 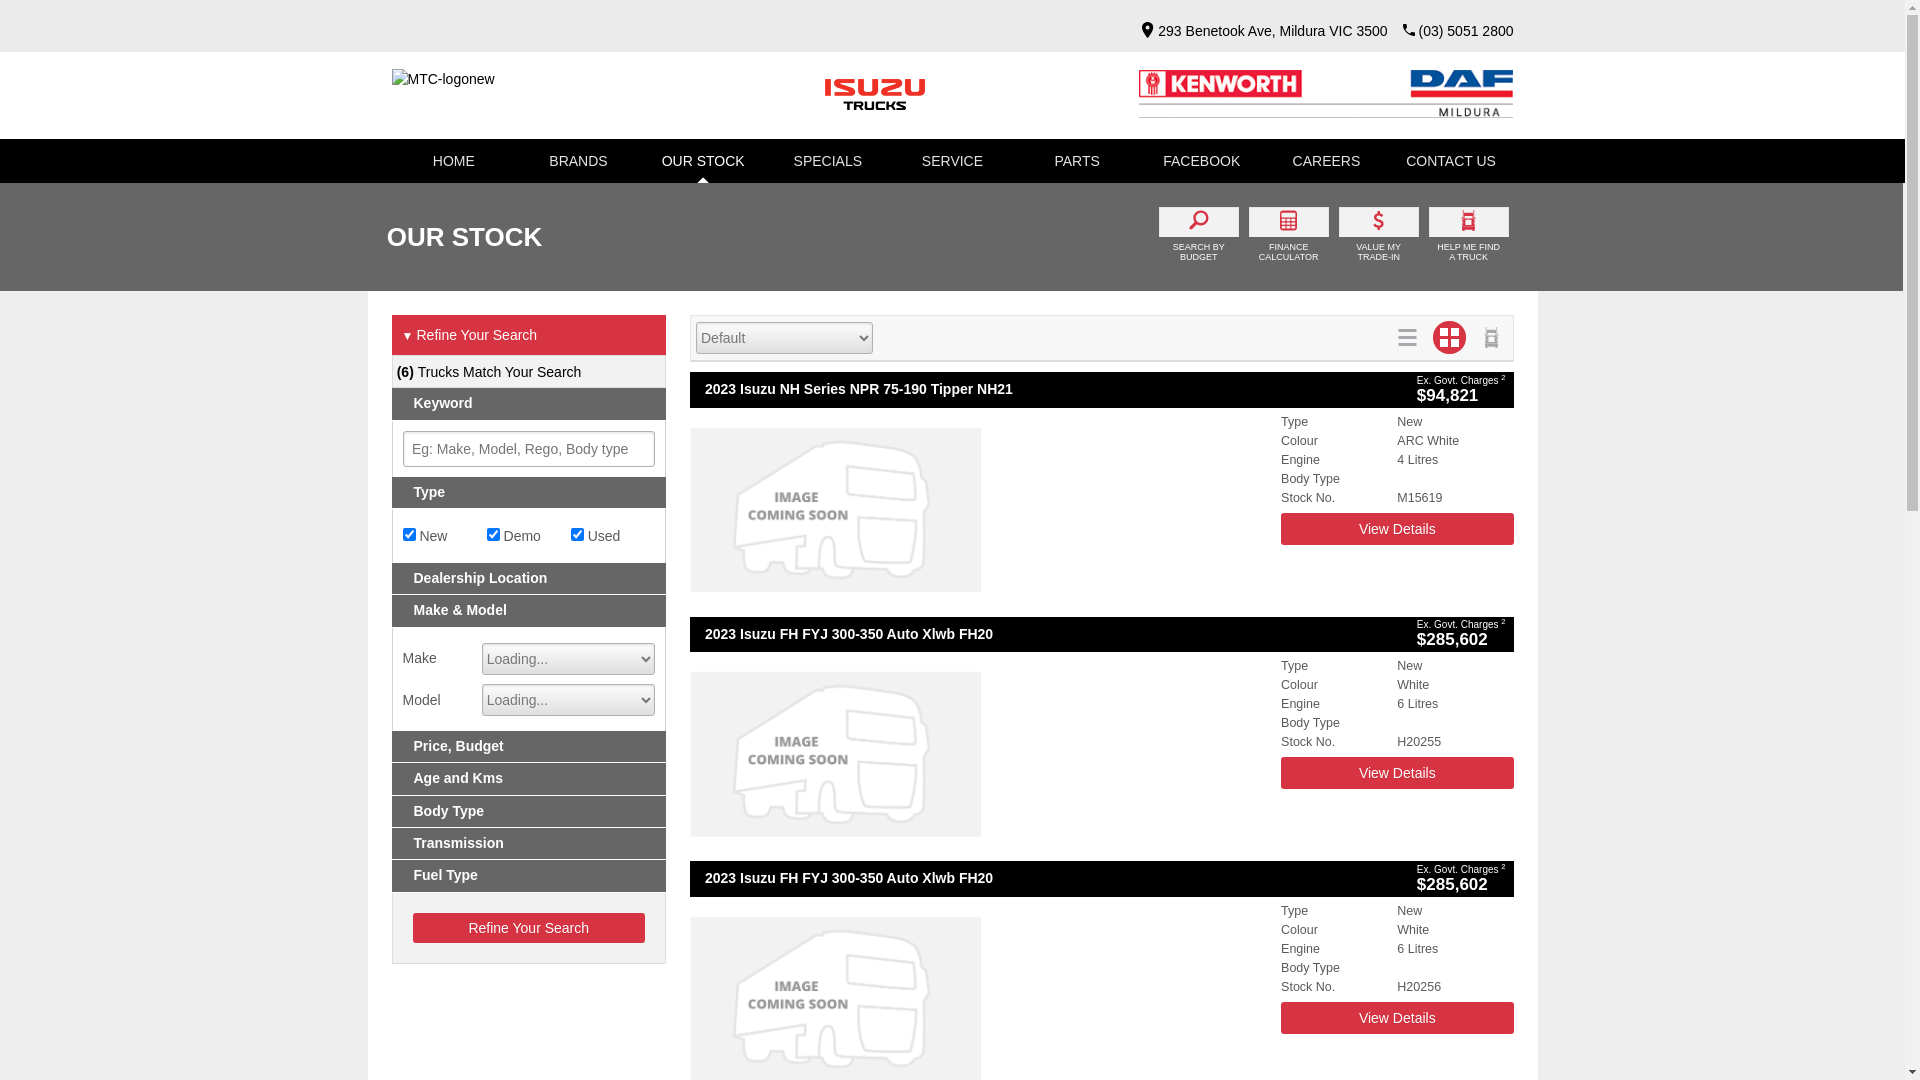 I want to click on 'CONTACT US', so click(x=1451, y=160).